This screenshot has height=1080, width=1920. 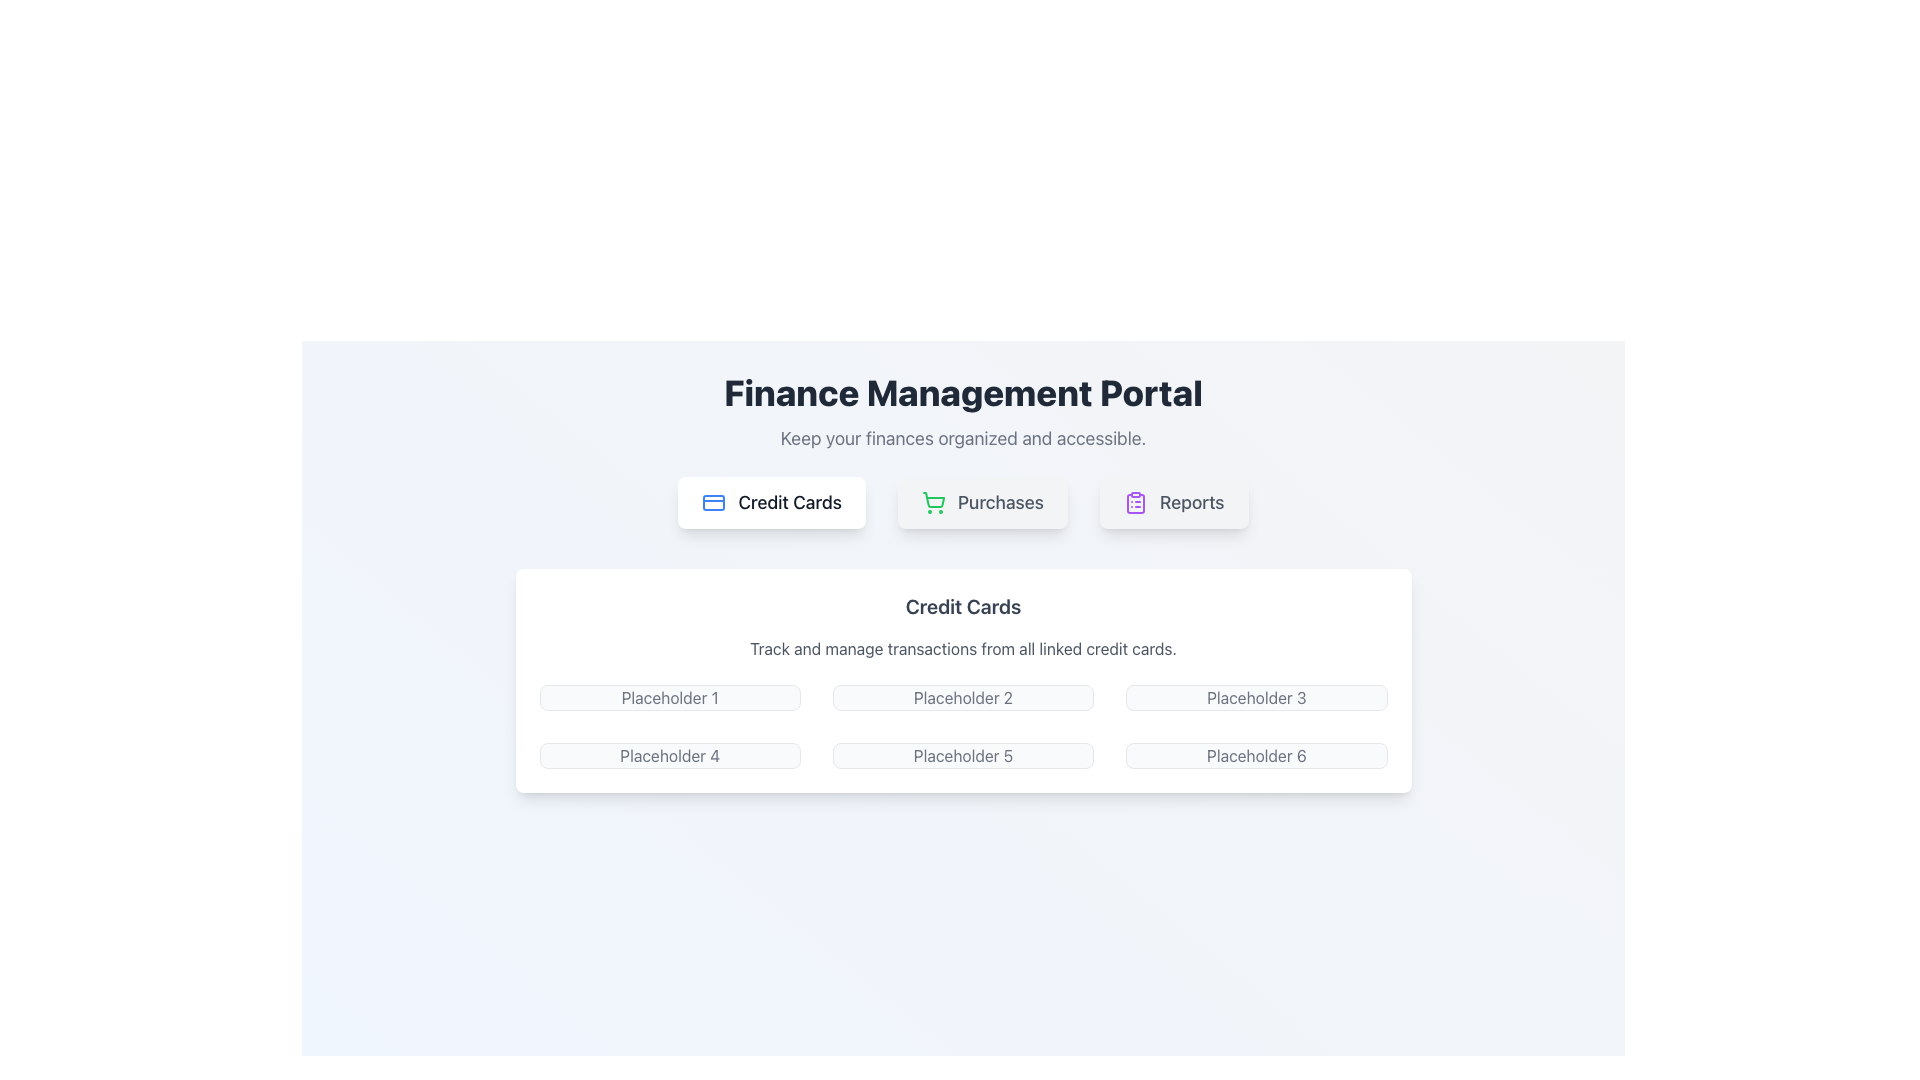 I want to click on the Text Label located in the first placeholder of the top row, which provides guidance to the user, so click(x=670, y=697).